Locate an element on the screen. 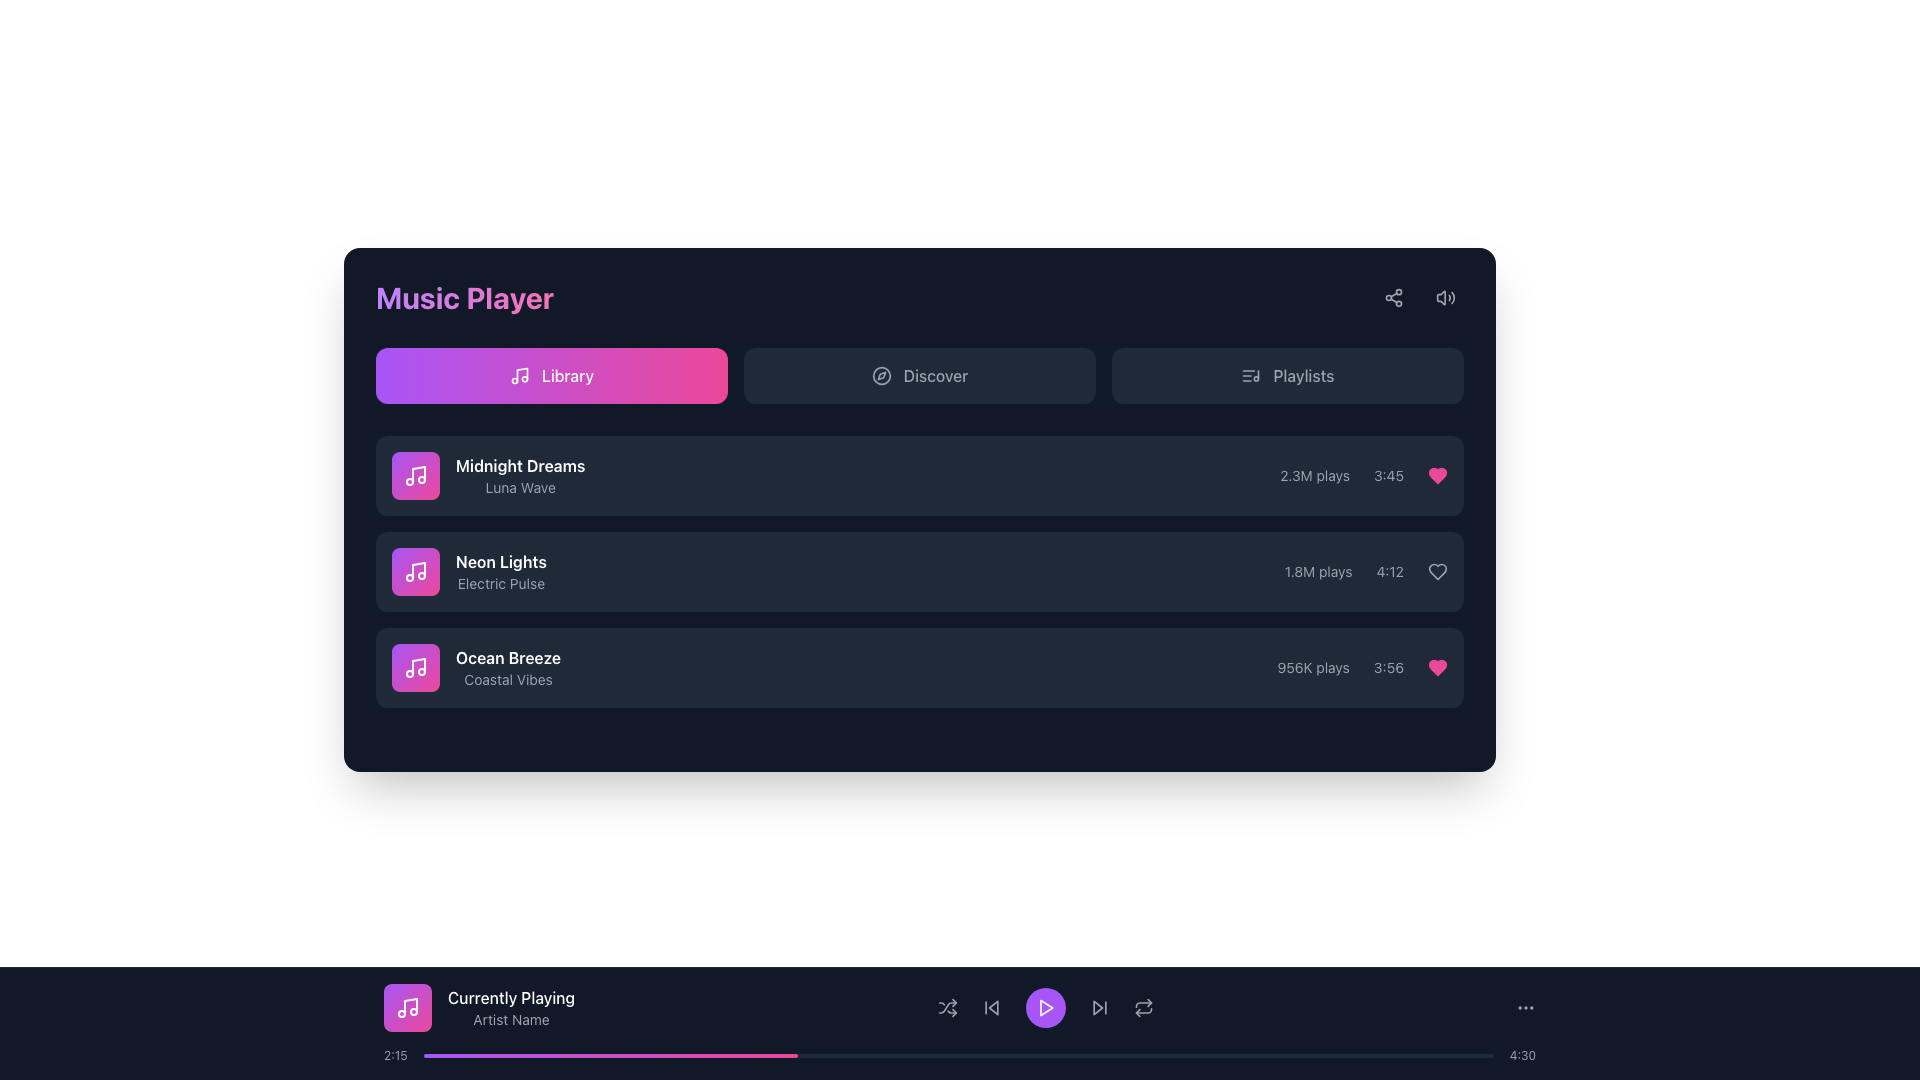 The image size is (1920, 1080). the music-related icon that visually enhances the 'Playlists' button located on the top row of the interface is located at coordinates (1250, 375).